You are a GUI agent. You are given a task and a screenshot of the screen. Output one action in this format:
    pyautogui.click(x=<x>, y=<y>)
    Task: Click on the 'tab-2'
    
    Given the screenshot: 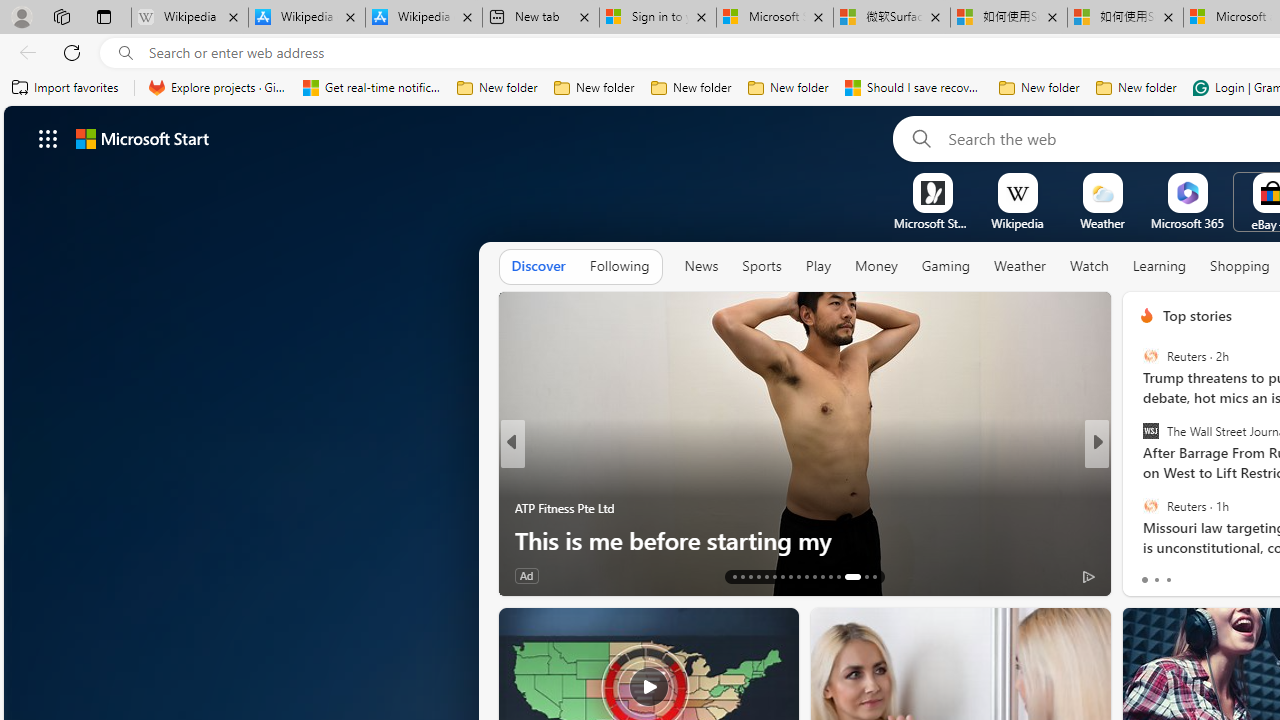 What is the action you would take?
    pyautogui.click(x=1168, y=579)
    